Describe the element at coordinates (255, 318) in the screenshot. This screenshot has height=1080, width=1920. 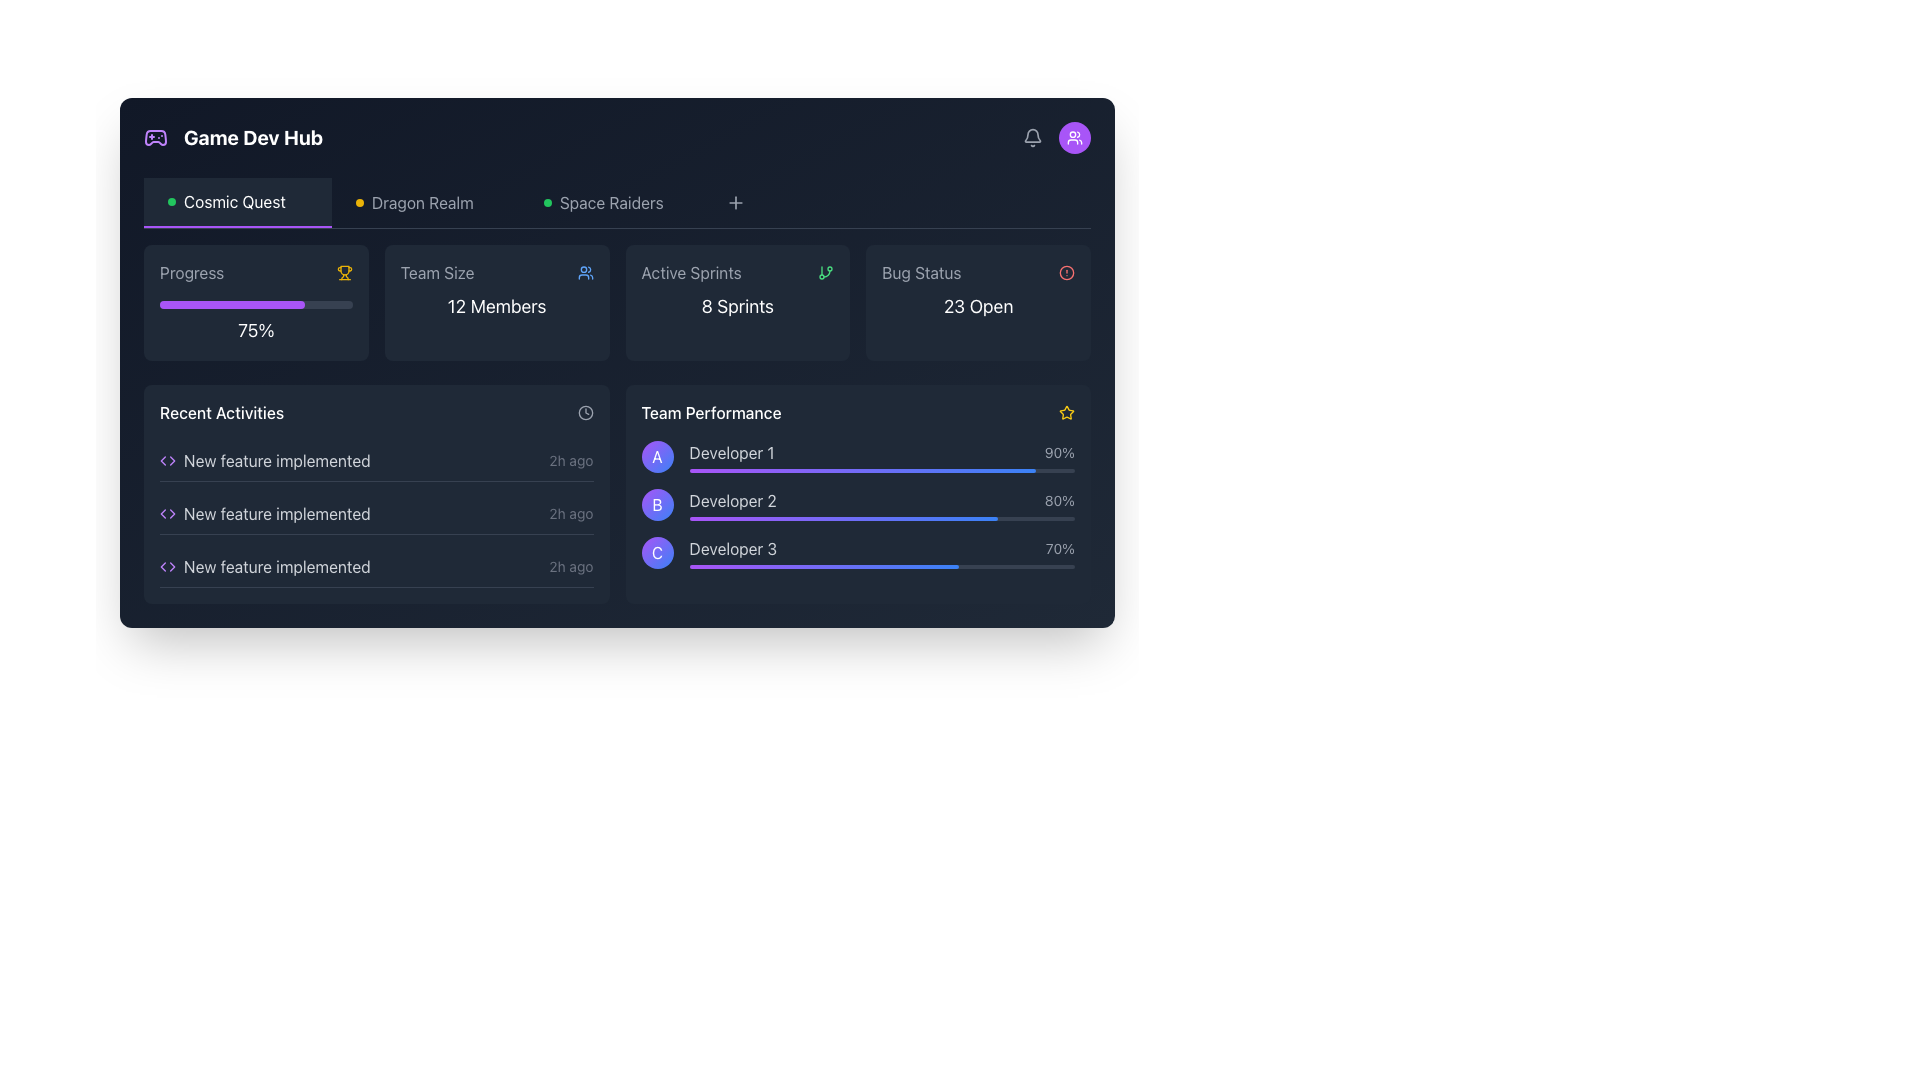
I see `the progress percentage text label located in the 'Progress' section at the upper-left corner of the interface` at that location.